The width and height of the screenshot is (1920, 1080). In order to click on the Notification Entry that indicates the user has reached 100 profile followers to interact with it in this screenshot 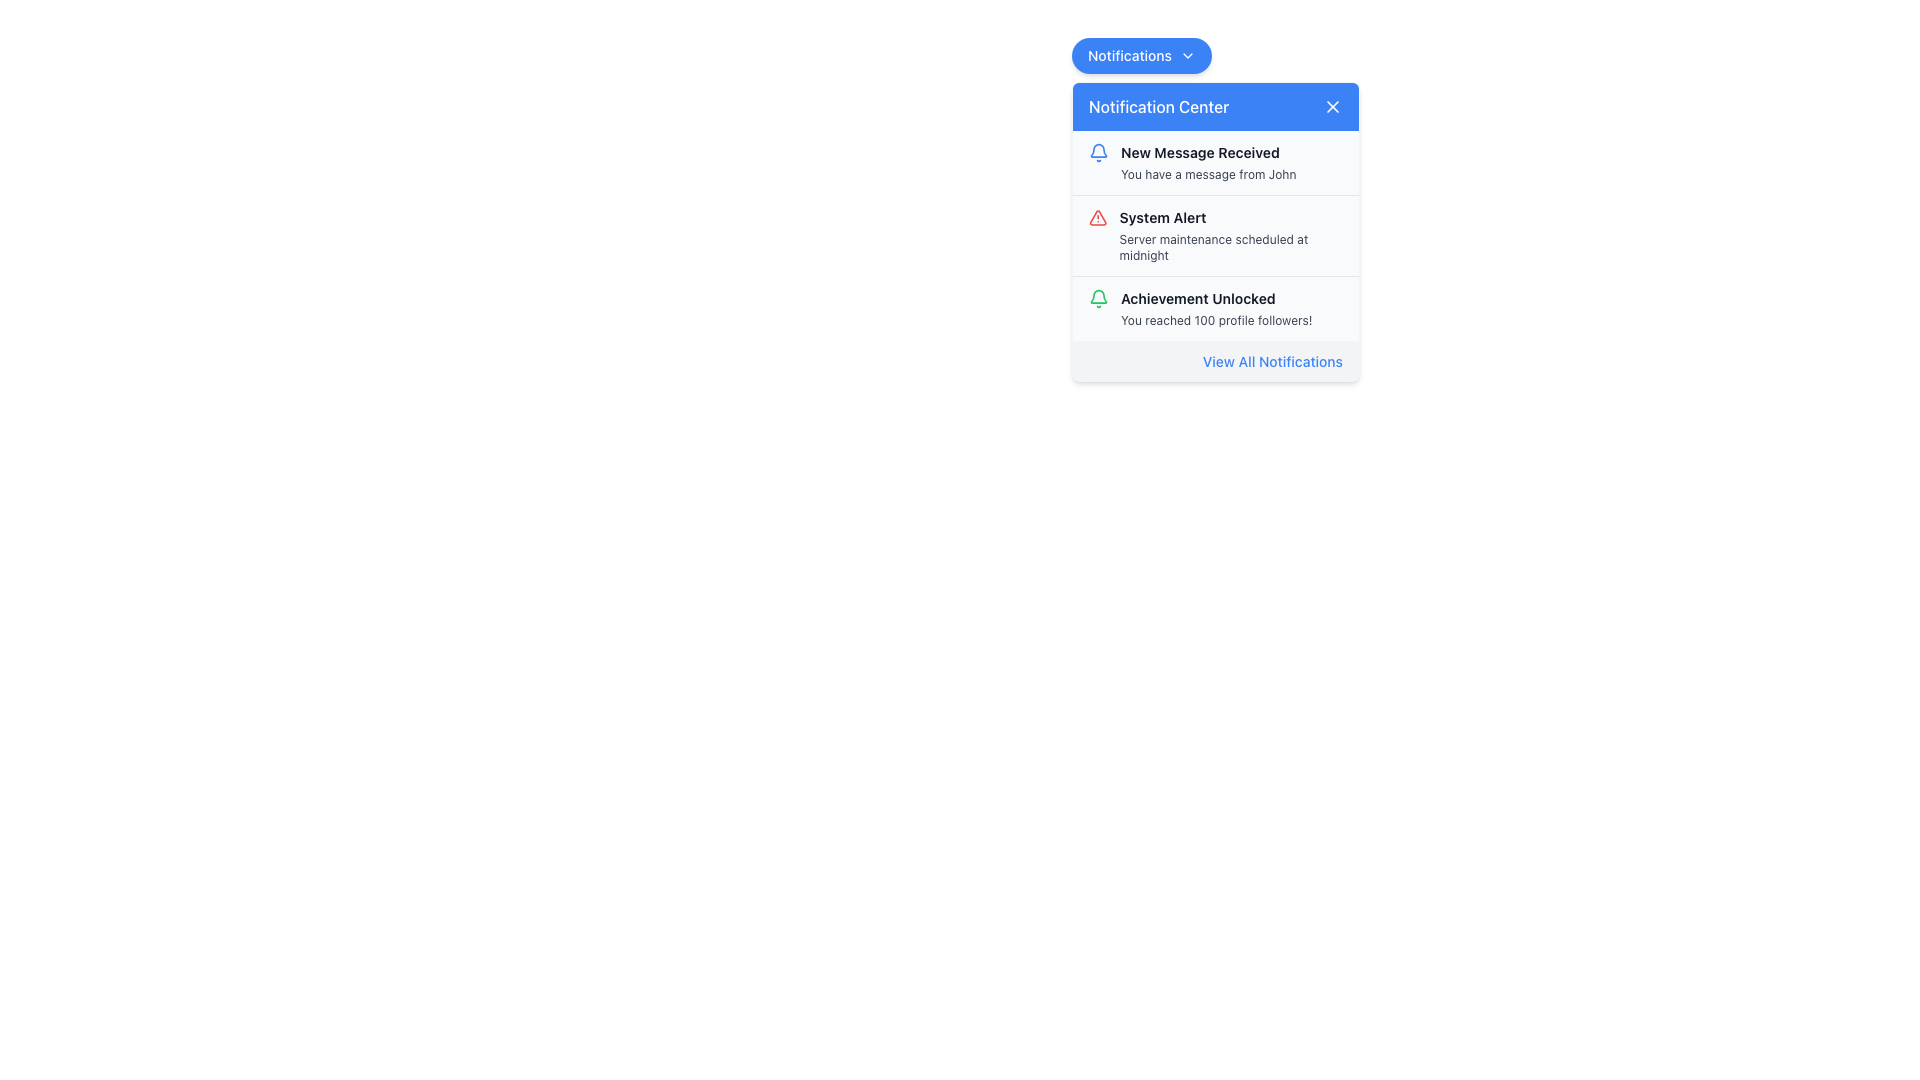, I will do `click(1214, 308)`.